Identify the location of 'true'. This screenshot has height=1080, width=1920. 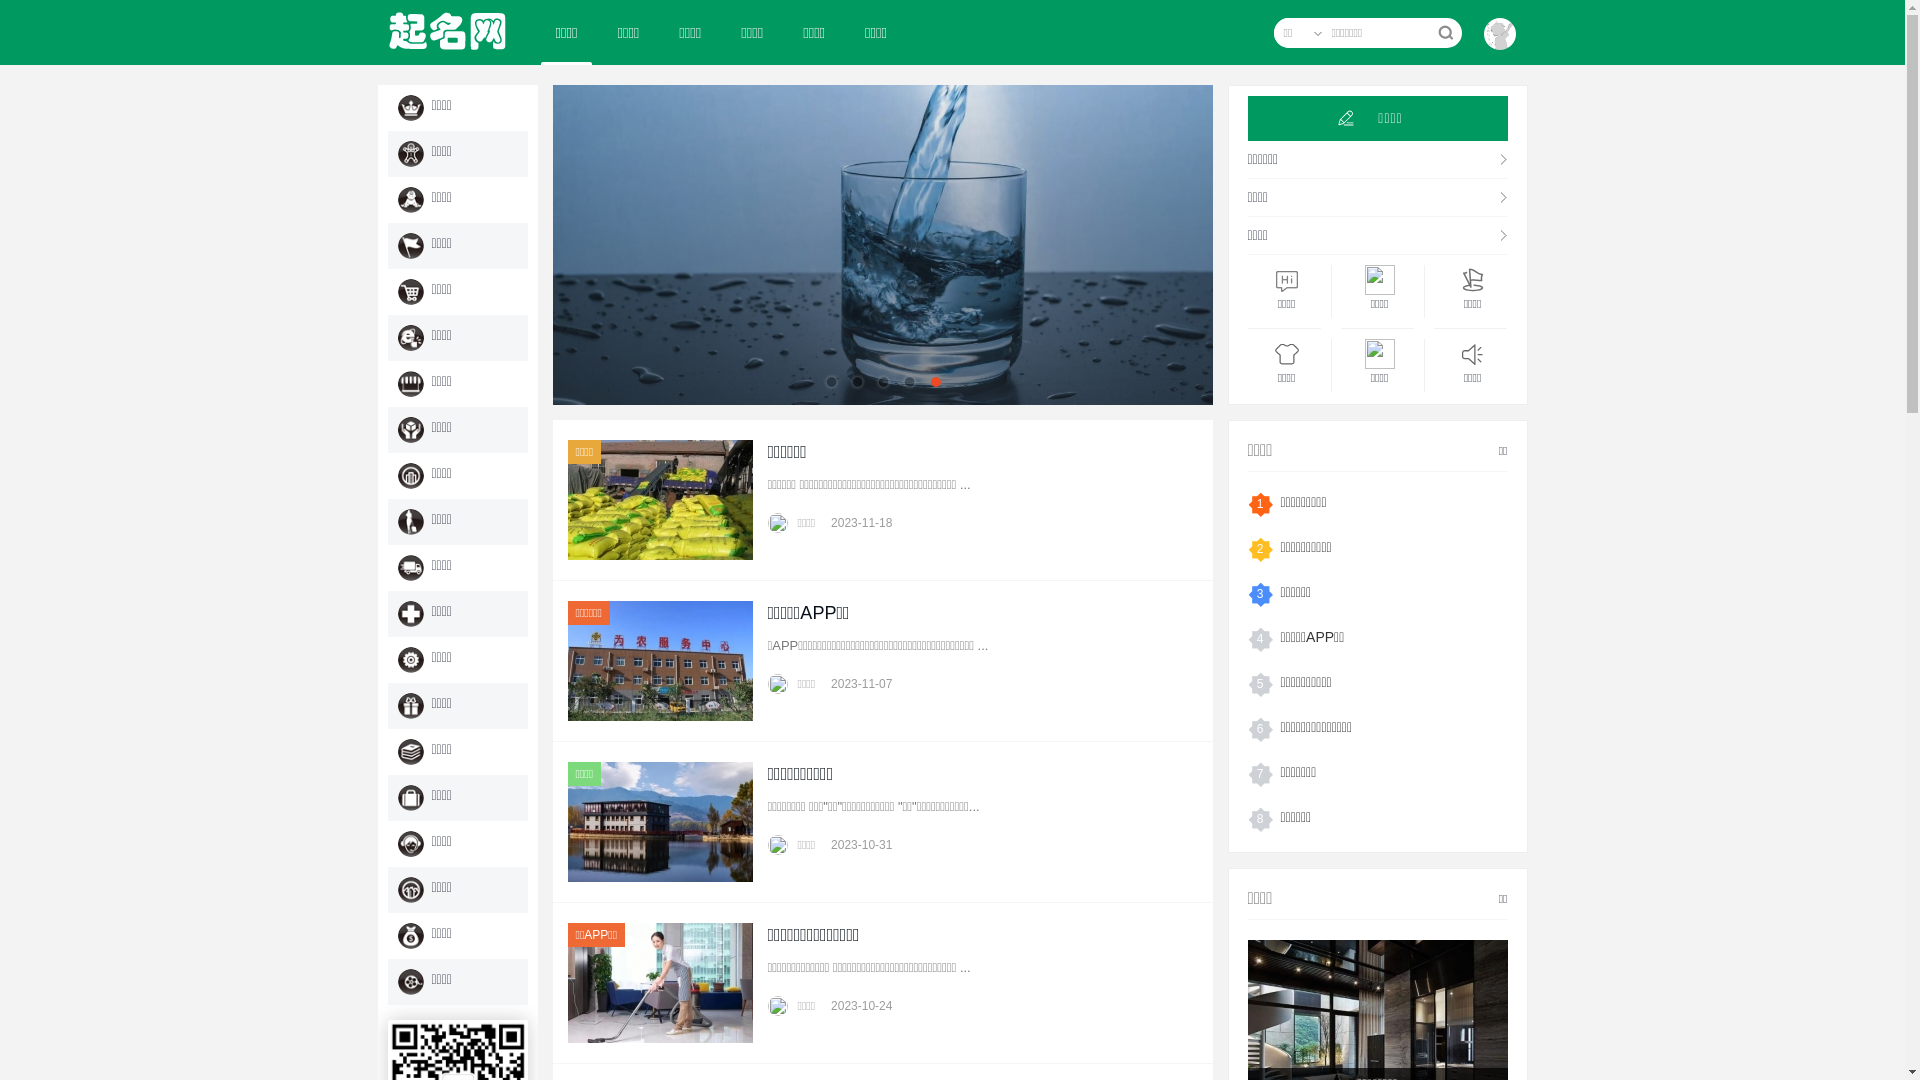
(1444, 33).